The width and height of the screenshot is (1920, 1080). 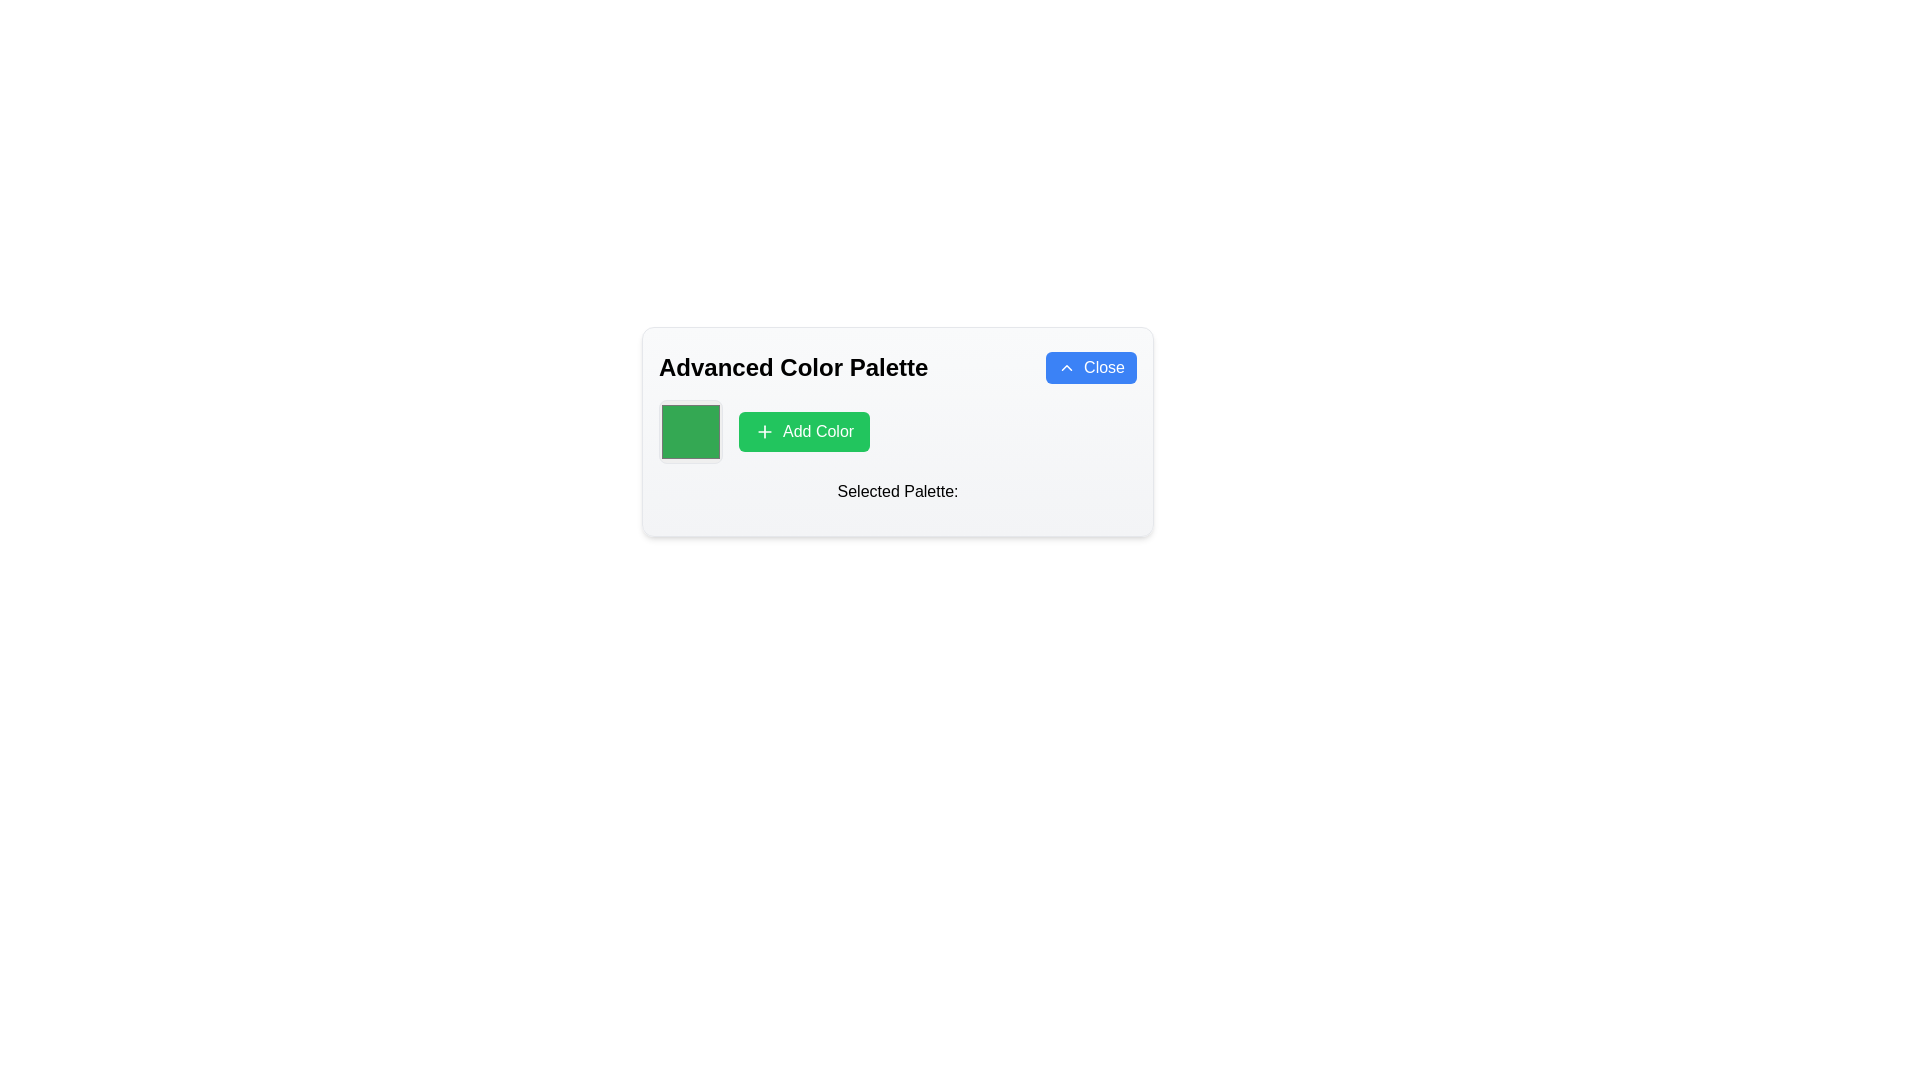 I want to click on the bold and large font text displaying 'Advanced Color Palette' located in the upper-left part of the layout, positioned to the left of the 'Close' button, so click(x=792, y=367).